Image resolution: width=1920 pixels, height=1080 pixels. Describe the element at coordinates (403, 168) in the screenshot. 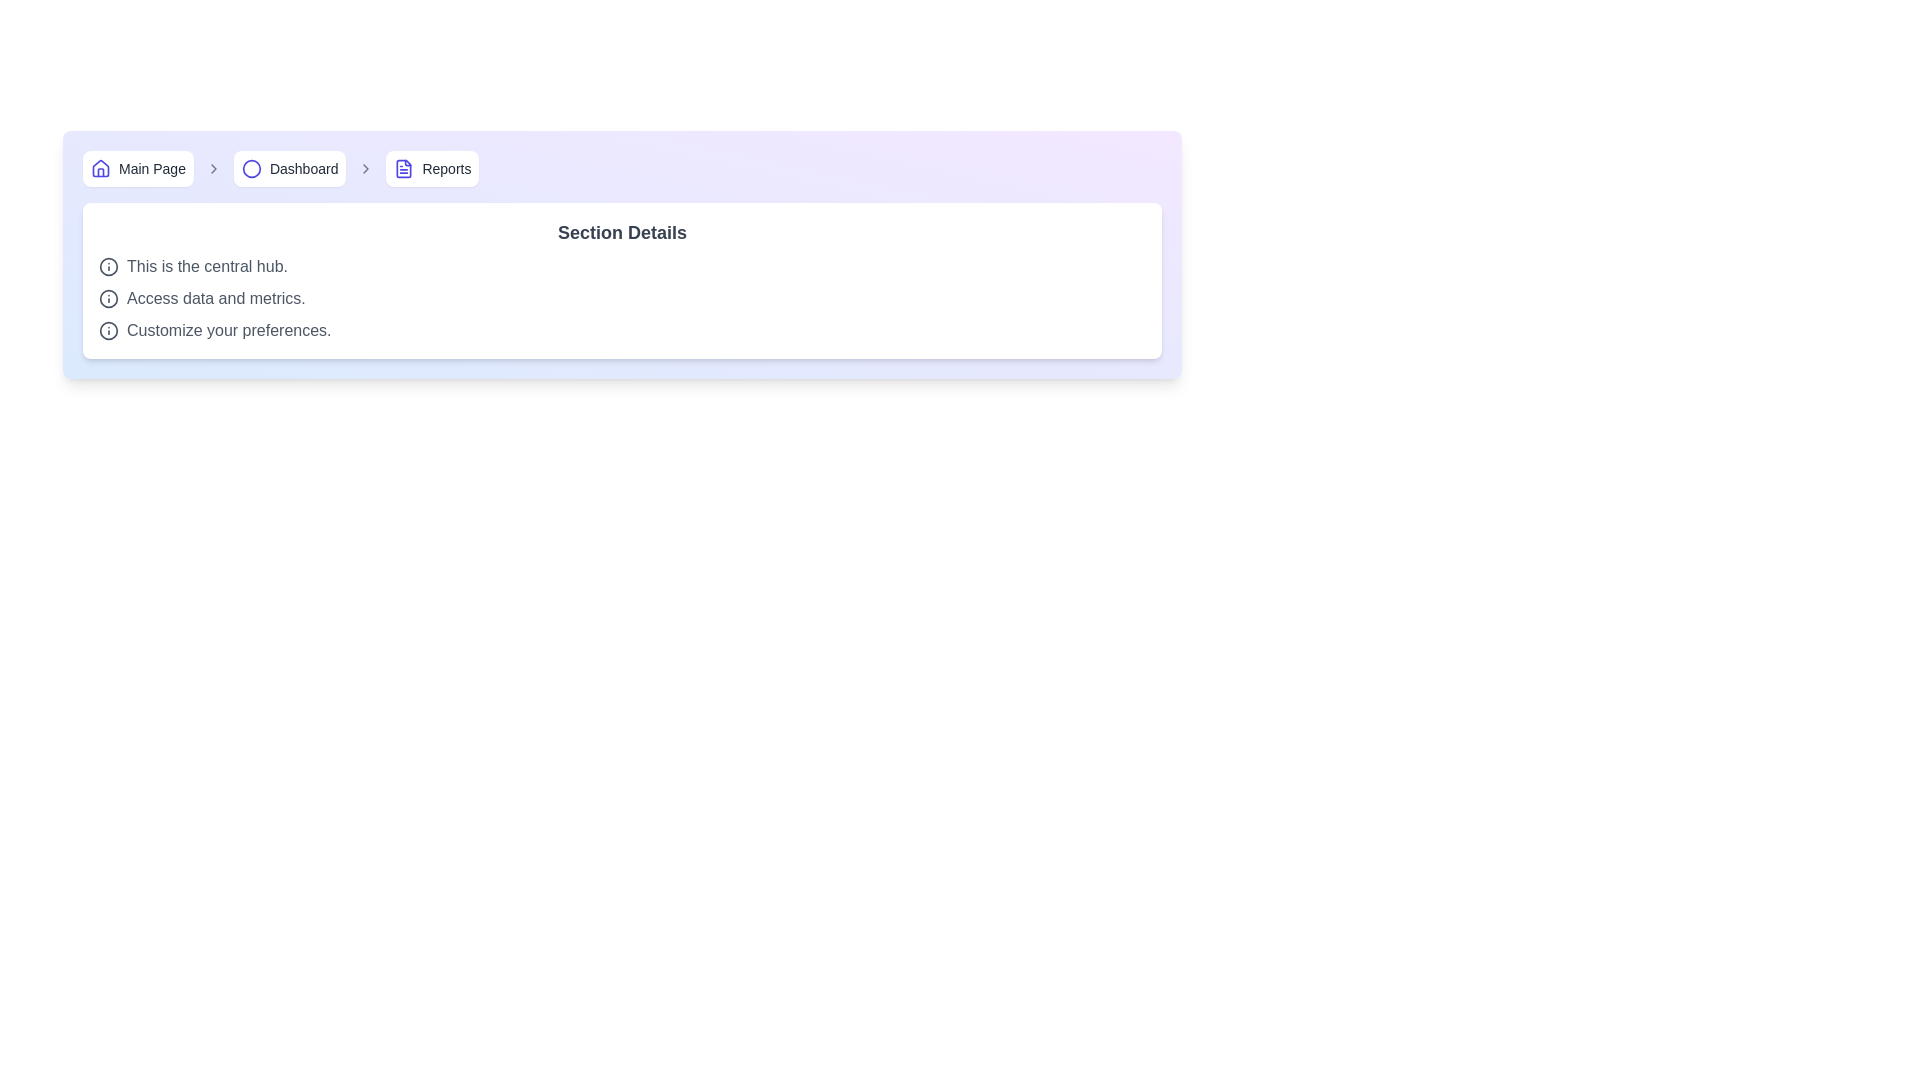

I see `the 'Reports' icon in the breadcrumb navigation for navigation purposes` at that location.